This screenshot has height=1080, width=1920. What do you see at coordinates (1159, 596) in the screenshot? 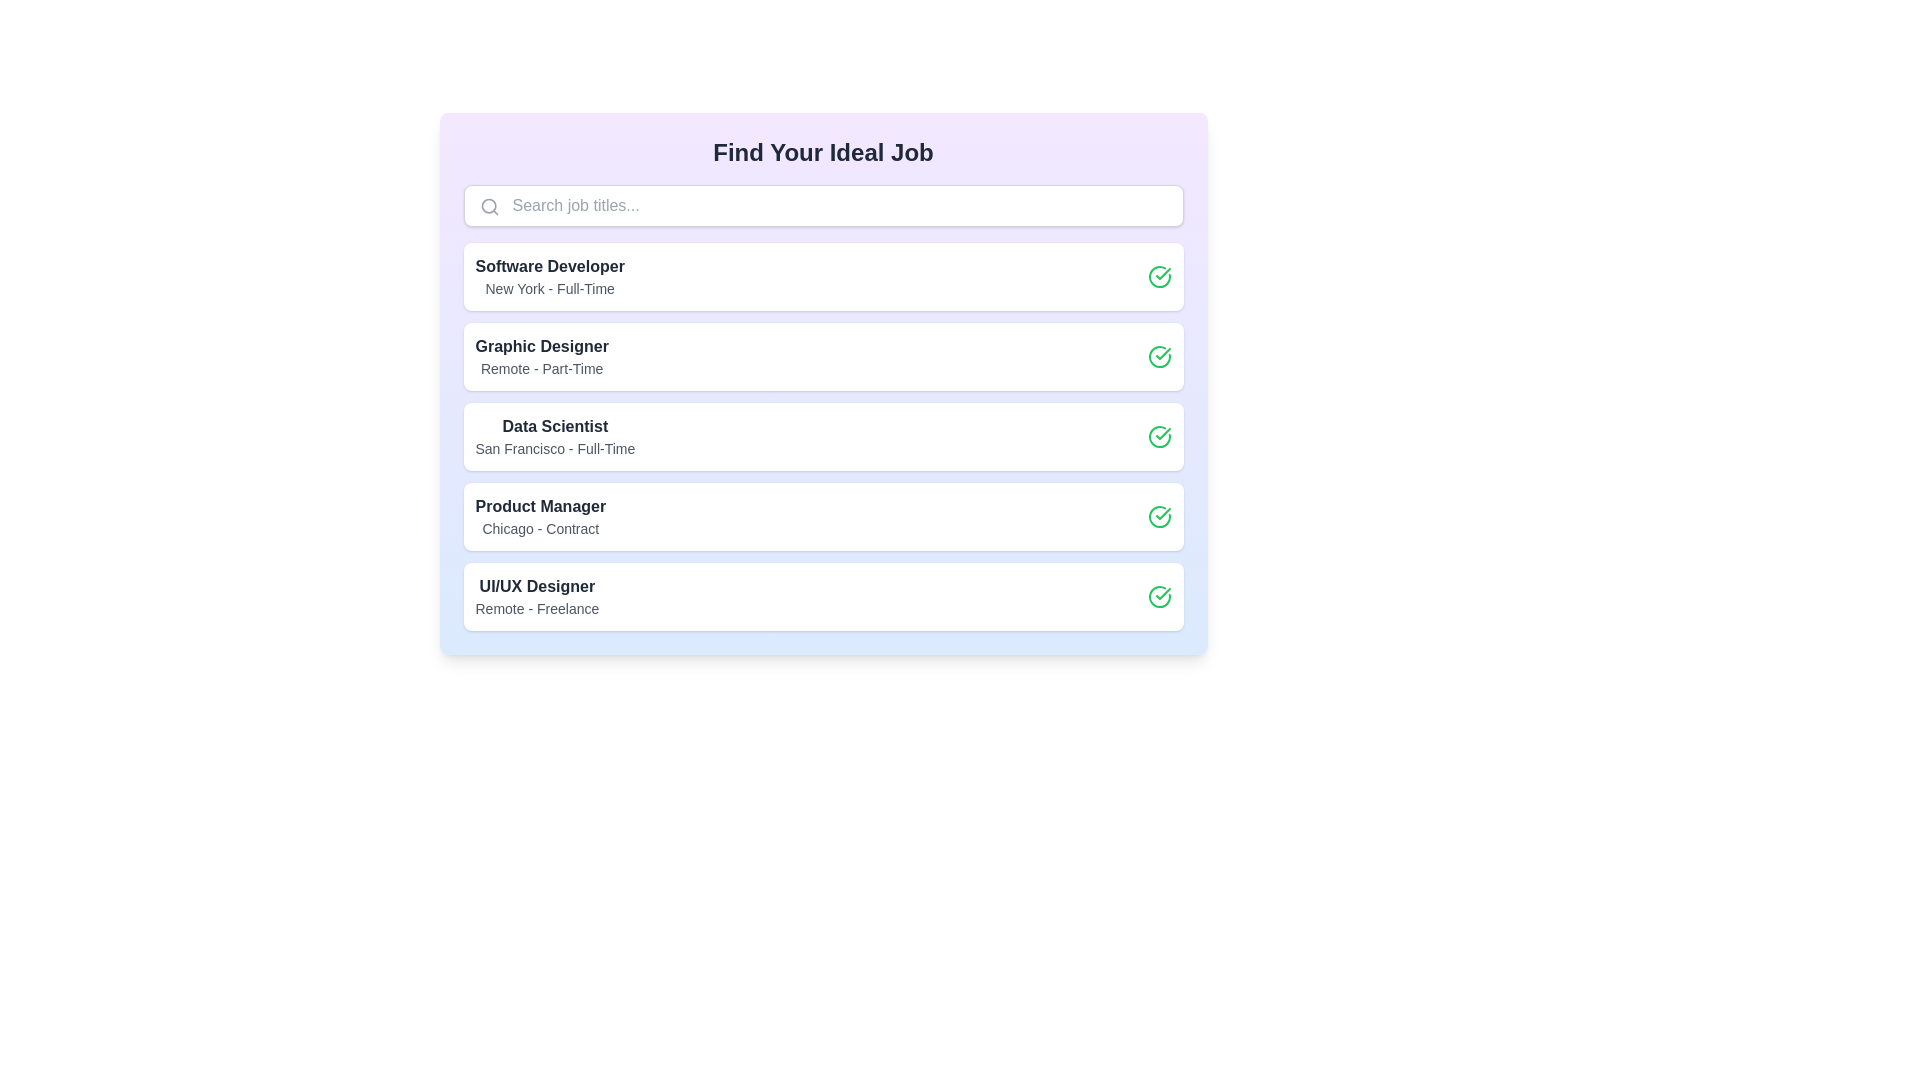
I see `the approval icon indicating the selection of the 'UI/UX Designer' job option, located to the right of the text 'UI/UX Designer' and 'Remote - Freelance'` at bounding box center [1159, 596].